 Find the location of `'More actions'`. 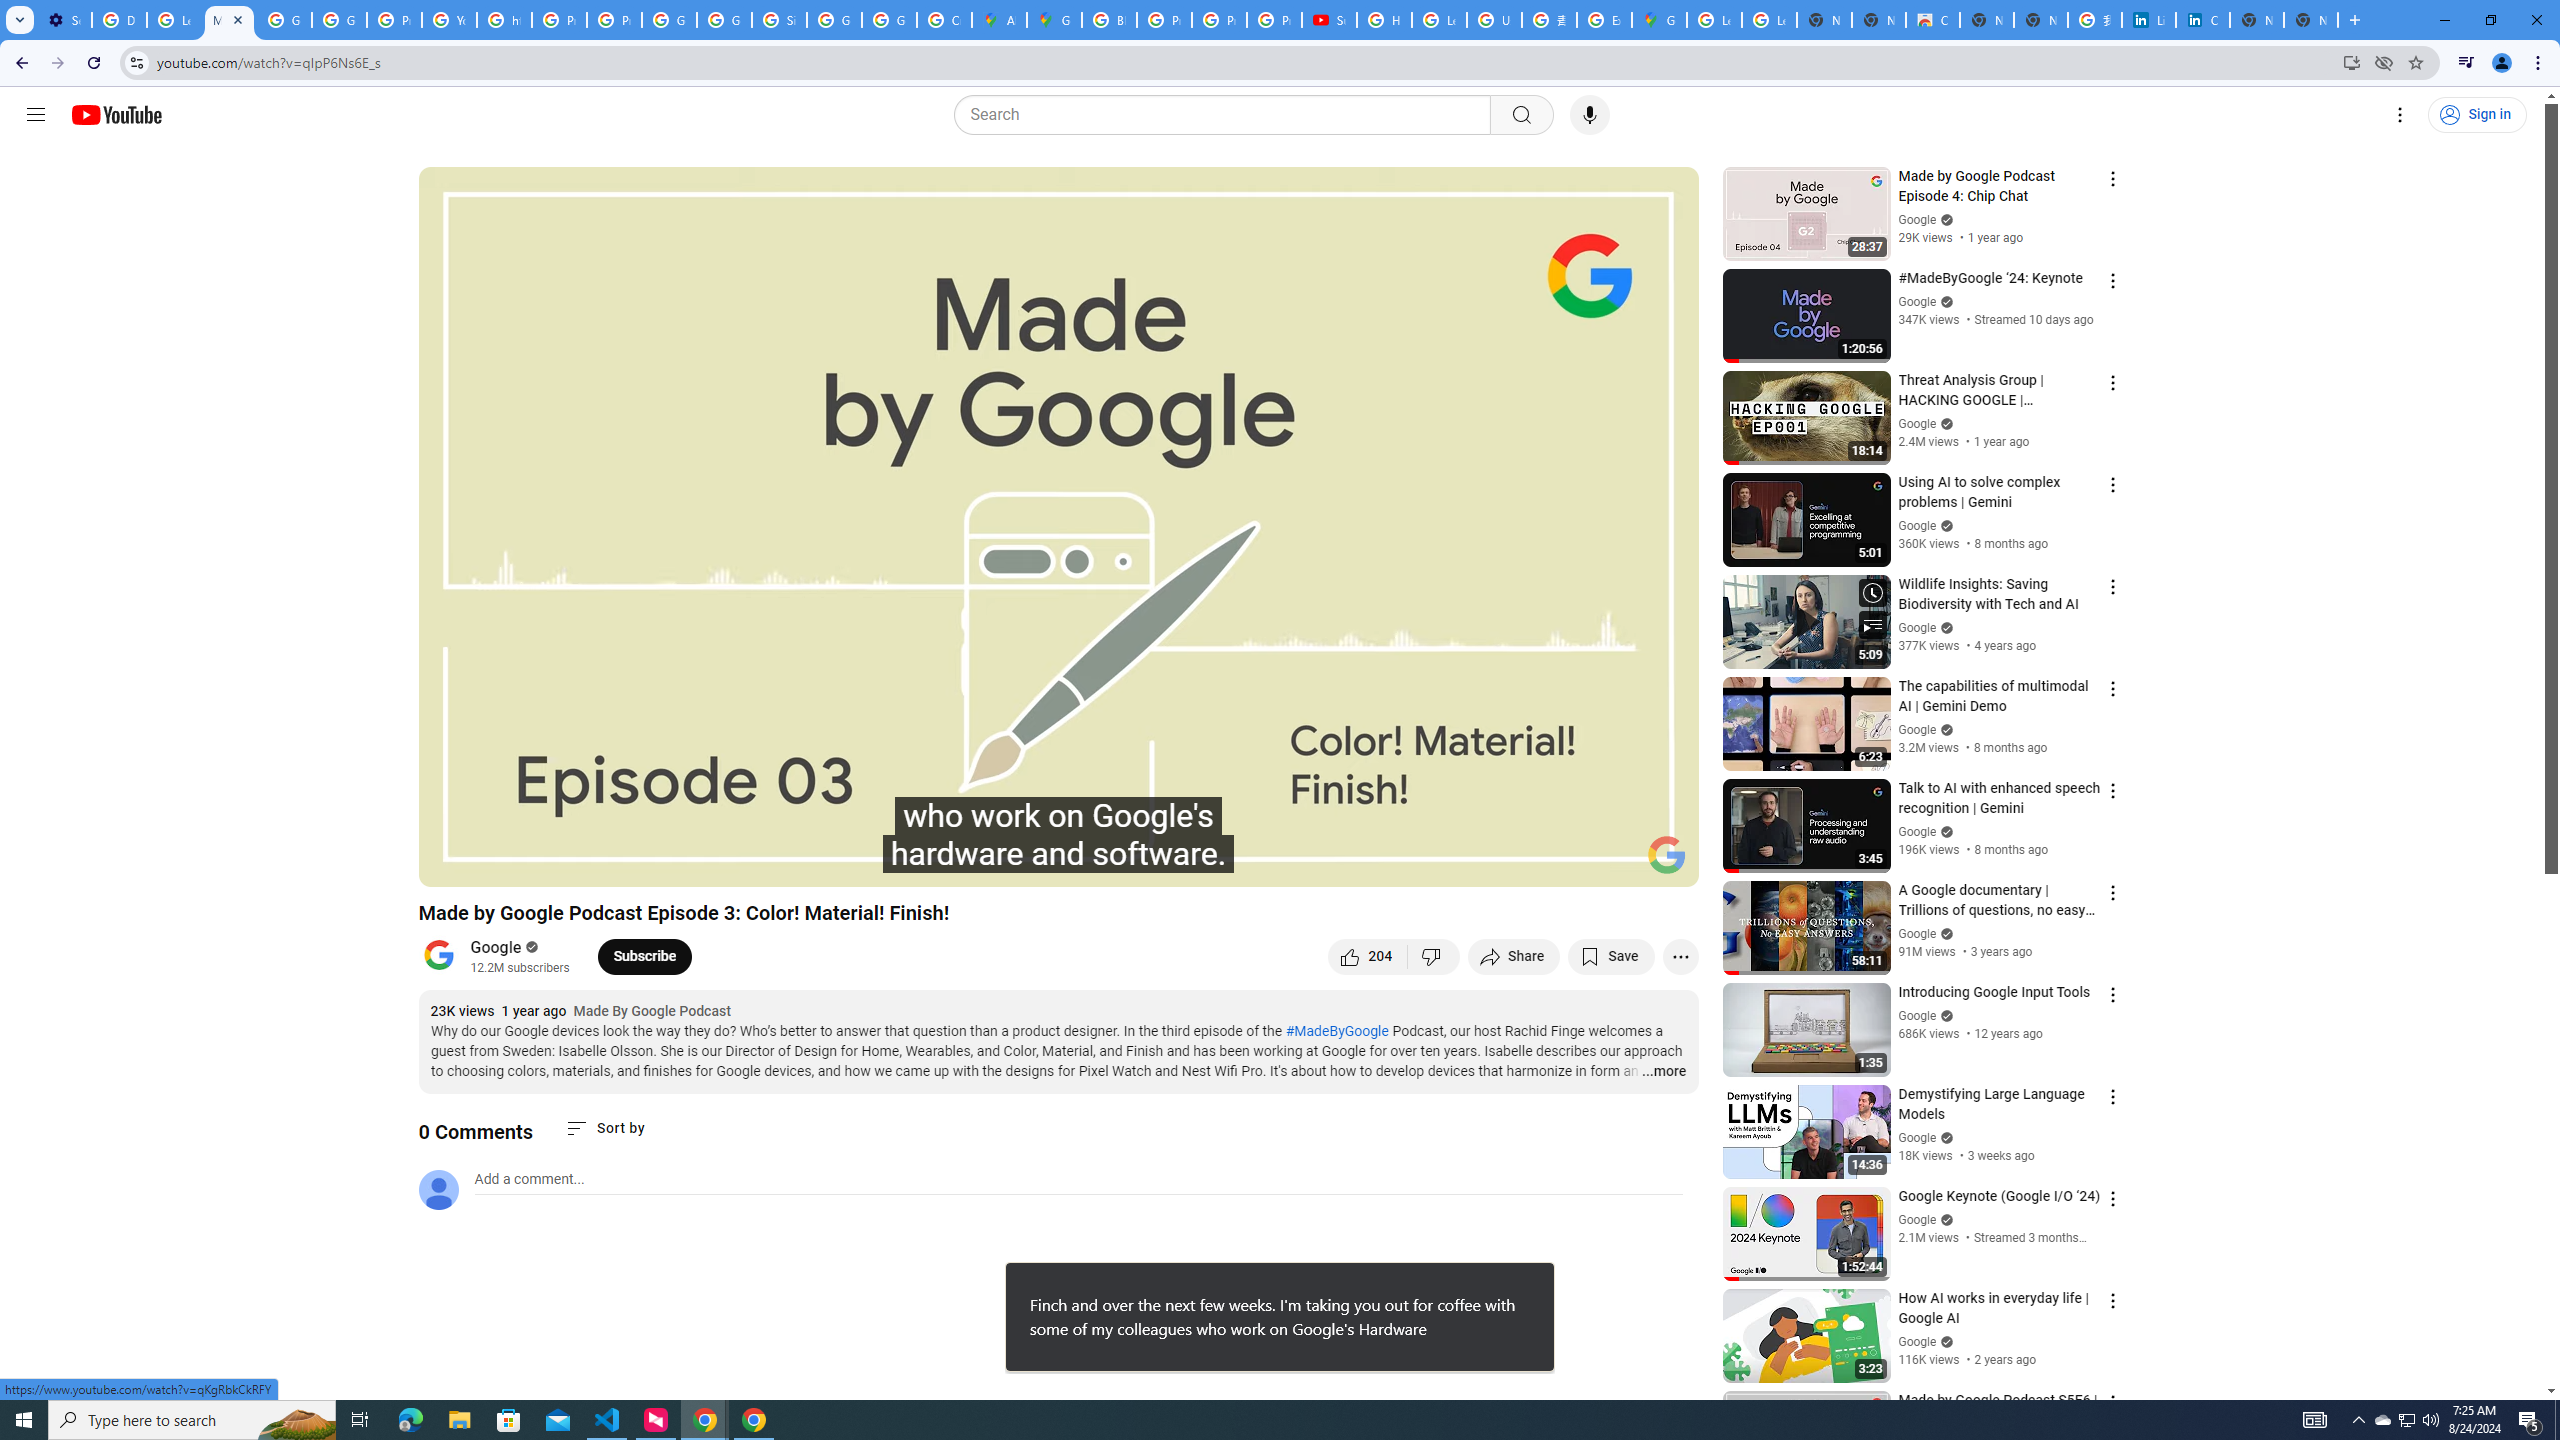

'More actions' is located at coordinates (1679, 955).